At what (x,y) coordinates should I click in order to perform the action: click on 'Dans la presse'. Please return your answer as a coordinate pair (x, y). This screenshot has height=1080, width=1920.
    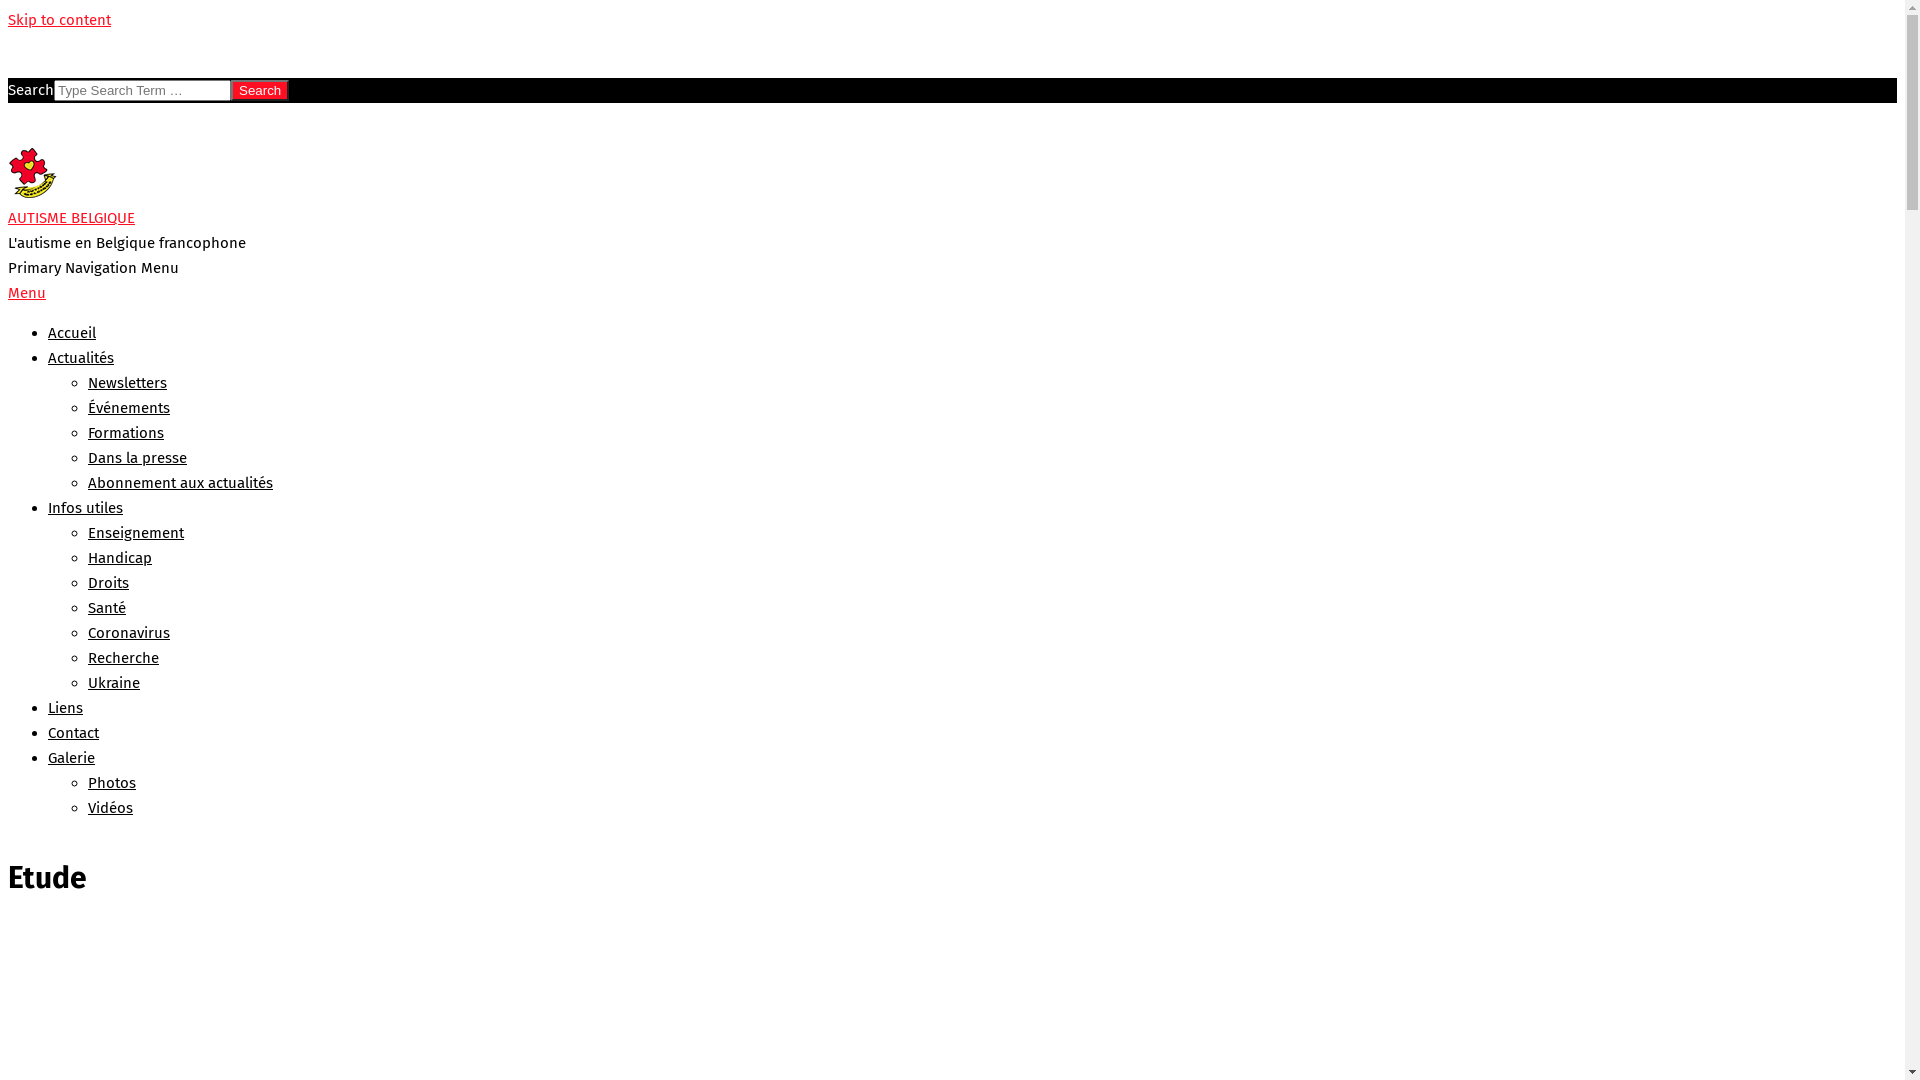
    Looking at the image, I should click on (86, 458).